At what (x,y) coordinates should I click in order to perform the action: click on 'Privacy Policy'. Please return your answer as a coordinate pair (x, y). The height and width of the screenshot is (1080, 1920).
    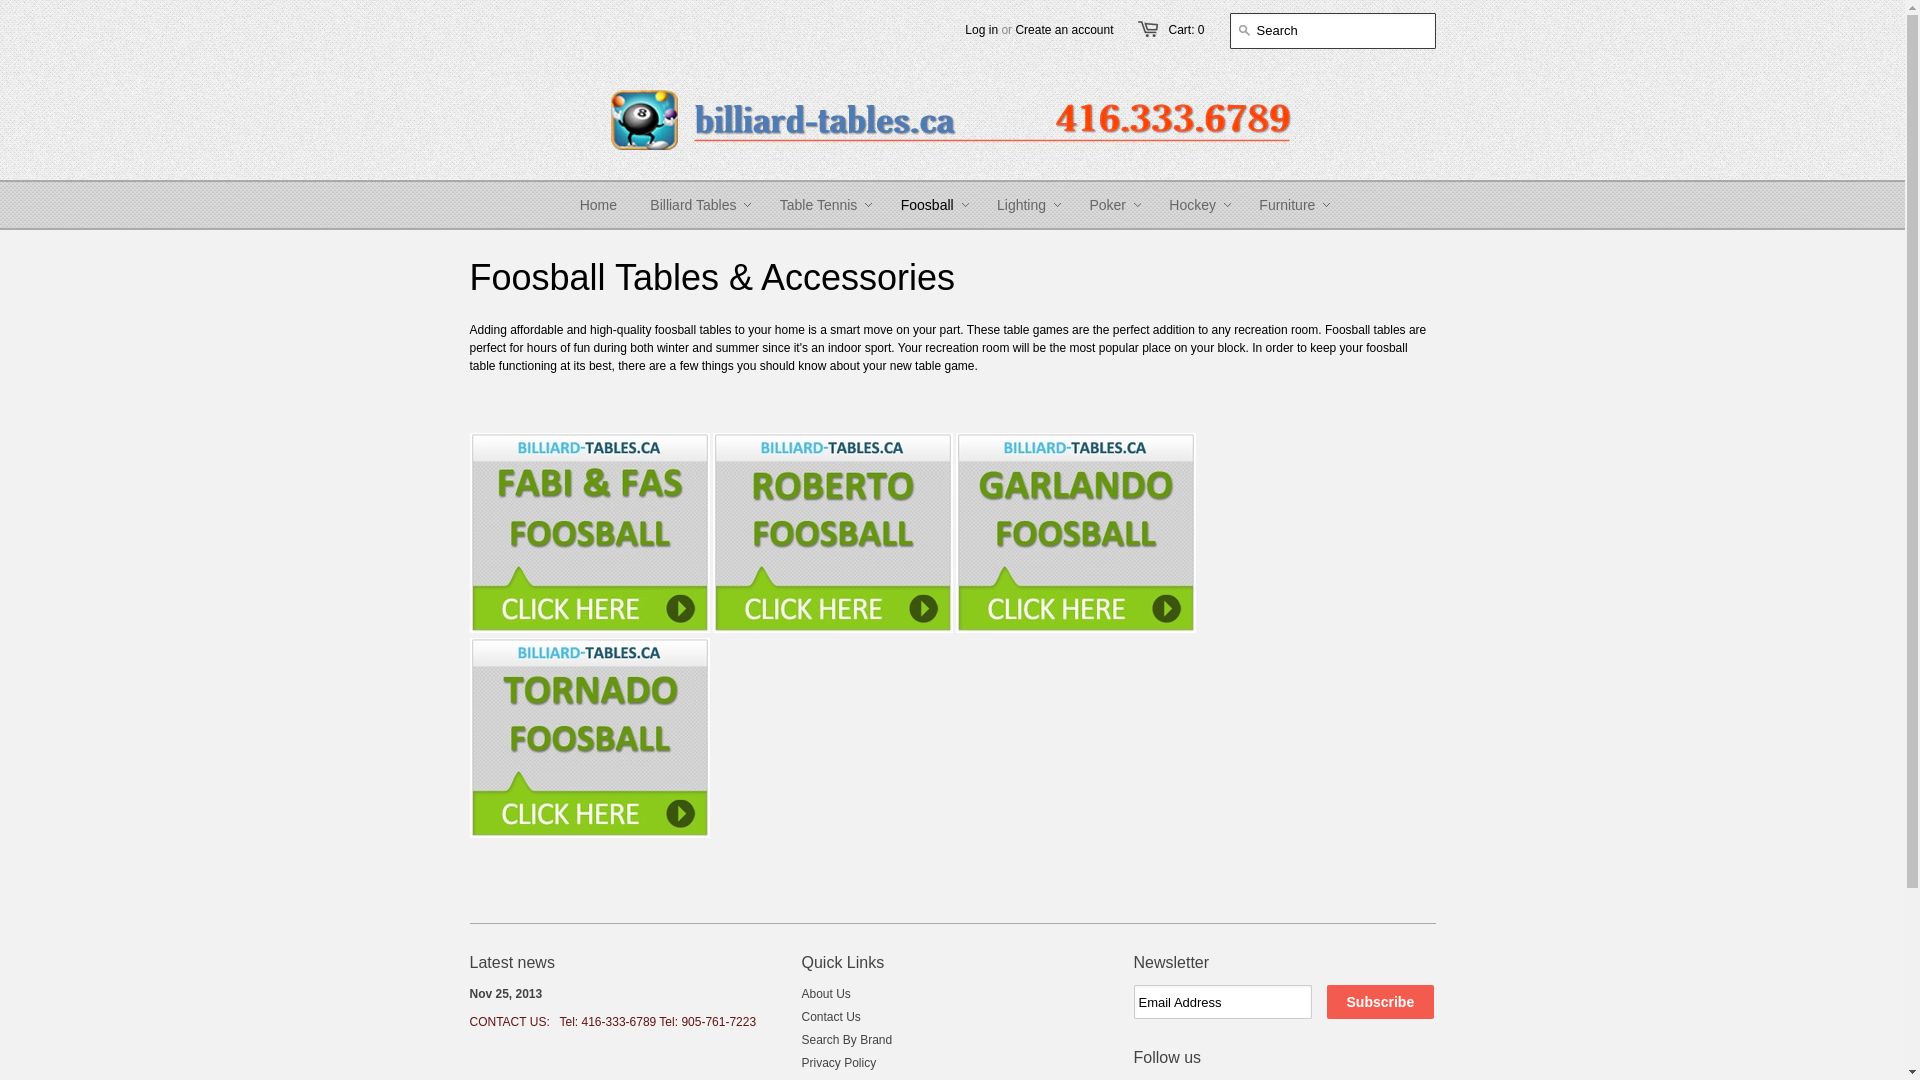
    Looking at the image, I should click on (839, 1062).